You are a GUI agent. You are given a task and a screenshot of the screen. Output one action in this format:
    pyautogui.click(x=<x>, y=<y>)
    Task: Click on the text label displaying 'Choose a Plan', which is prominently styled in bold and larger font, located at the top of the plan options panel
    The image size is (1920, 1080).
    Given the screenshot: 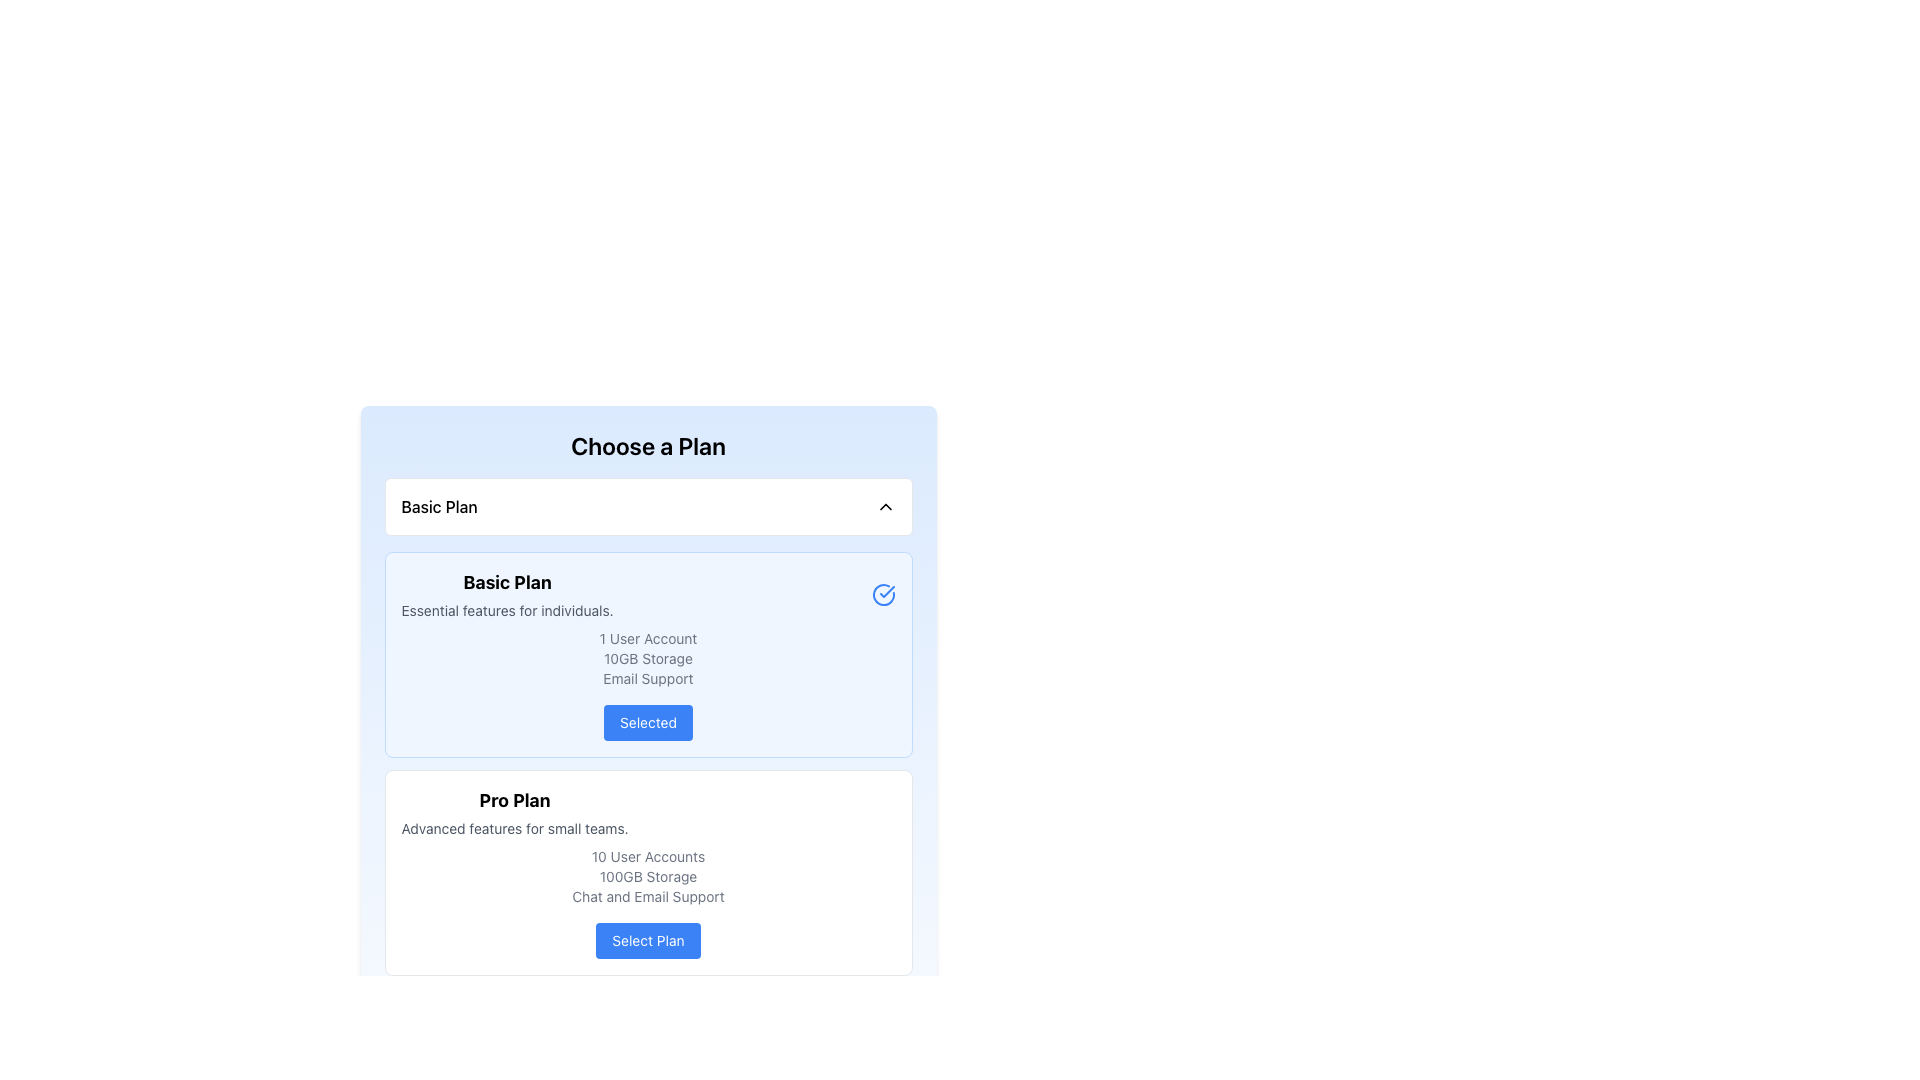 What is the action you would take?
    pyautogui.click(x=648, y=445)
    